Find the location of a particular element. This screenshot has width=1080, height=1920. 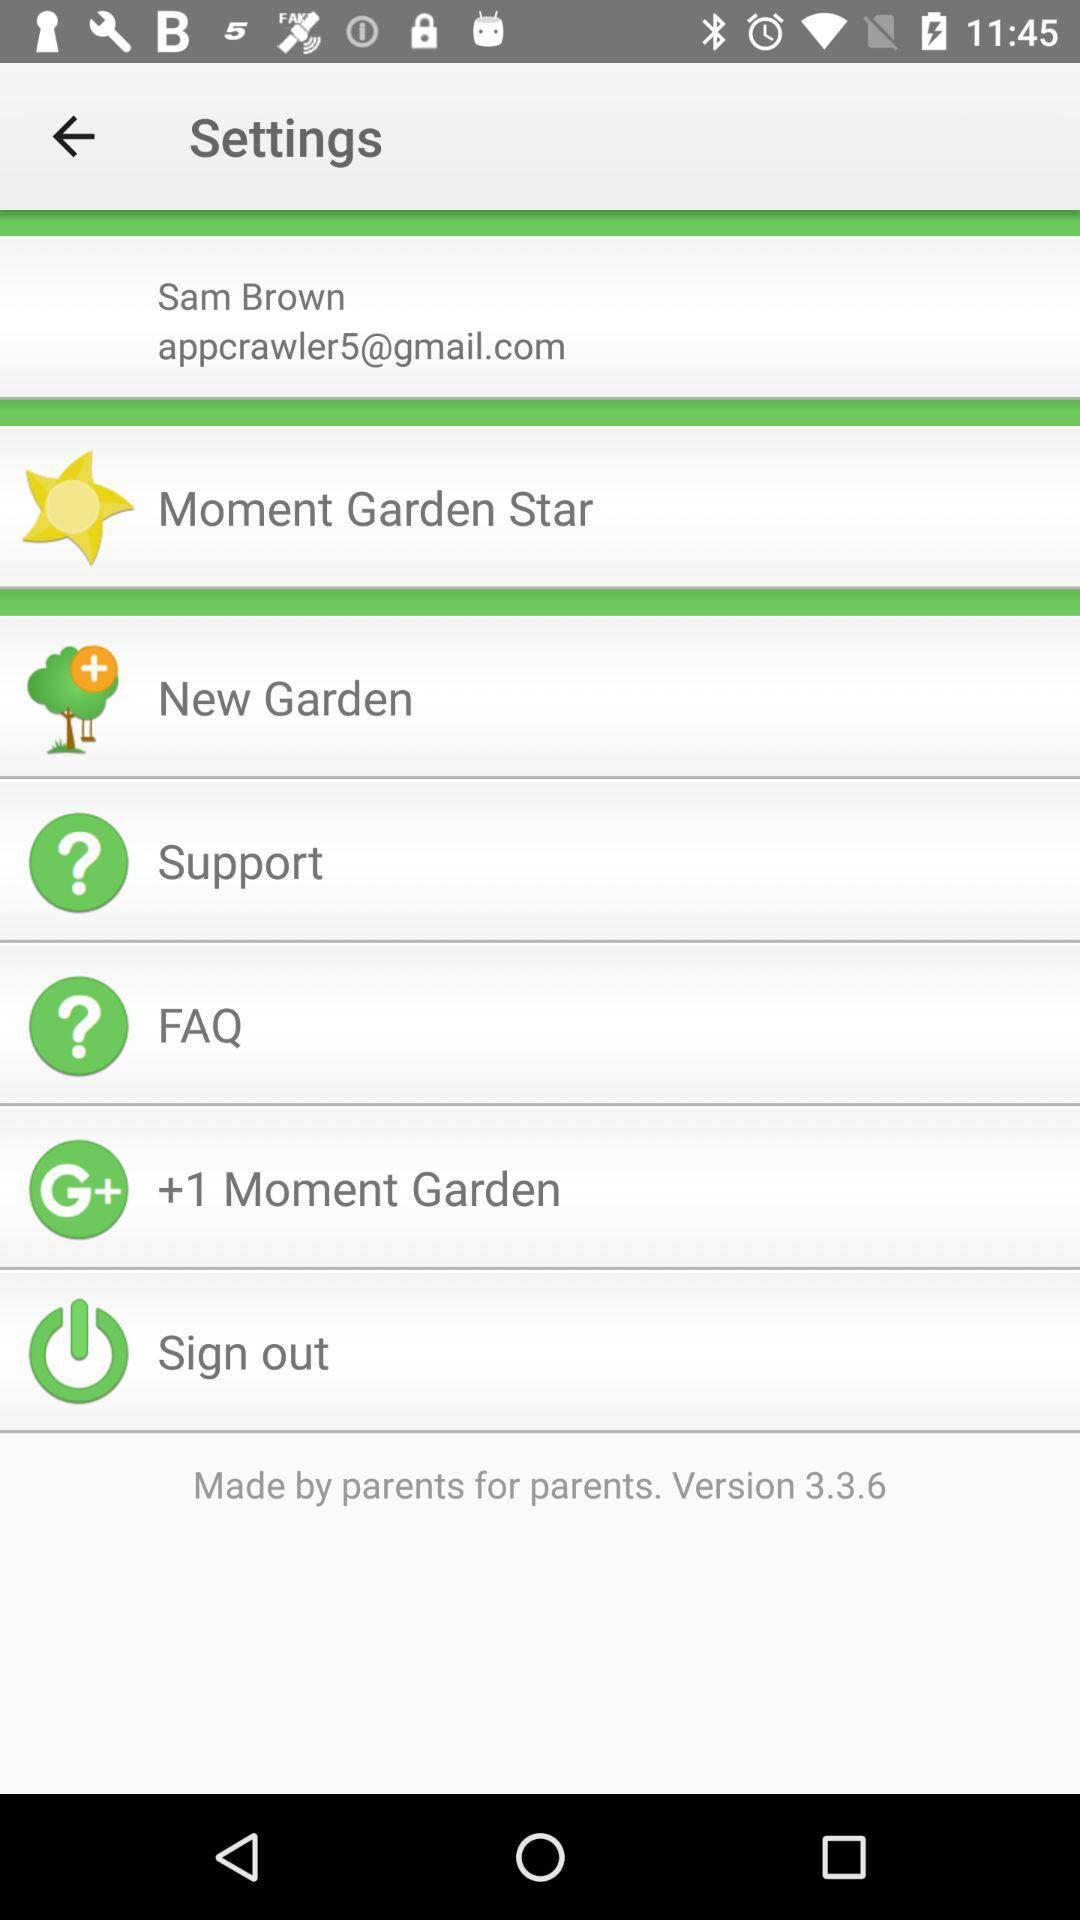

the item next to settings is located at coordinates (72, 135).